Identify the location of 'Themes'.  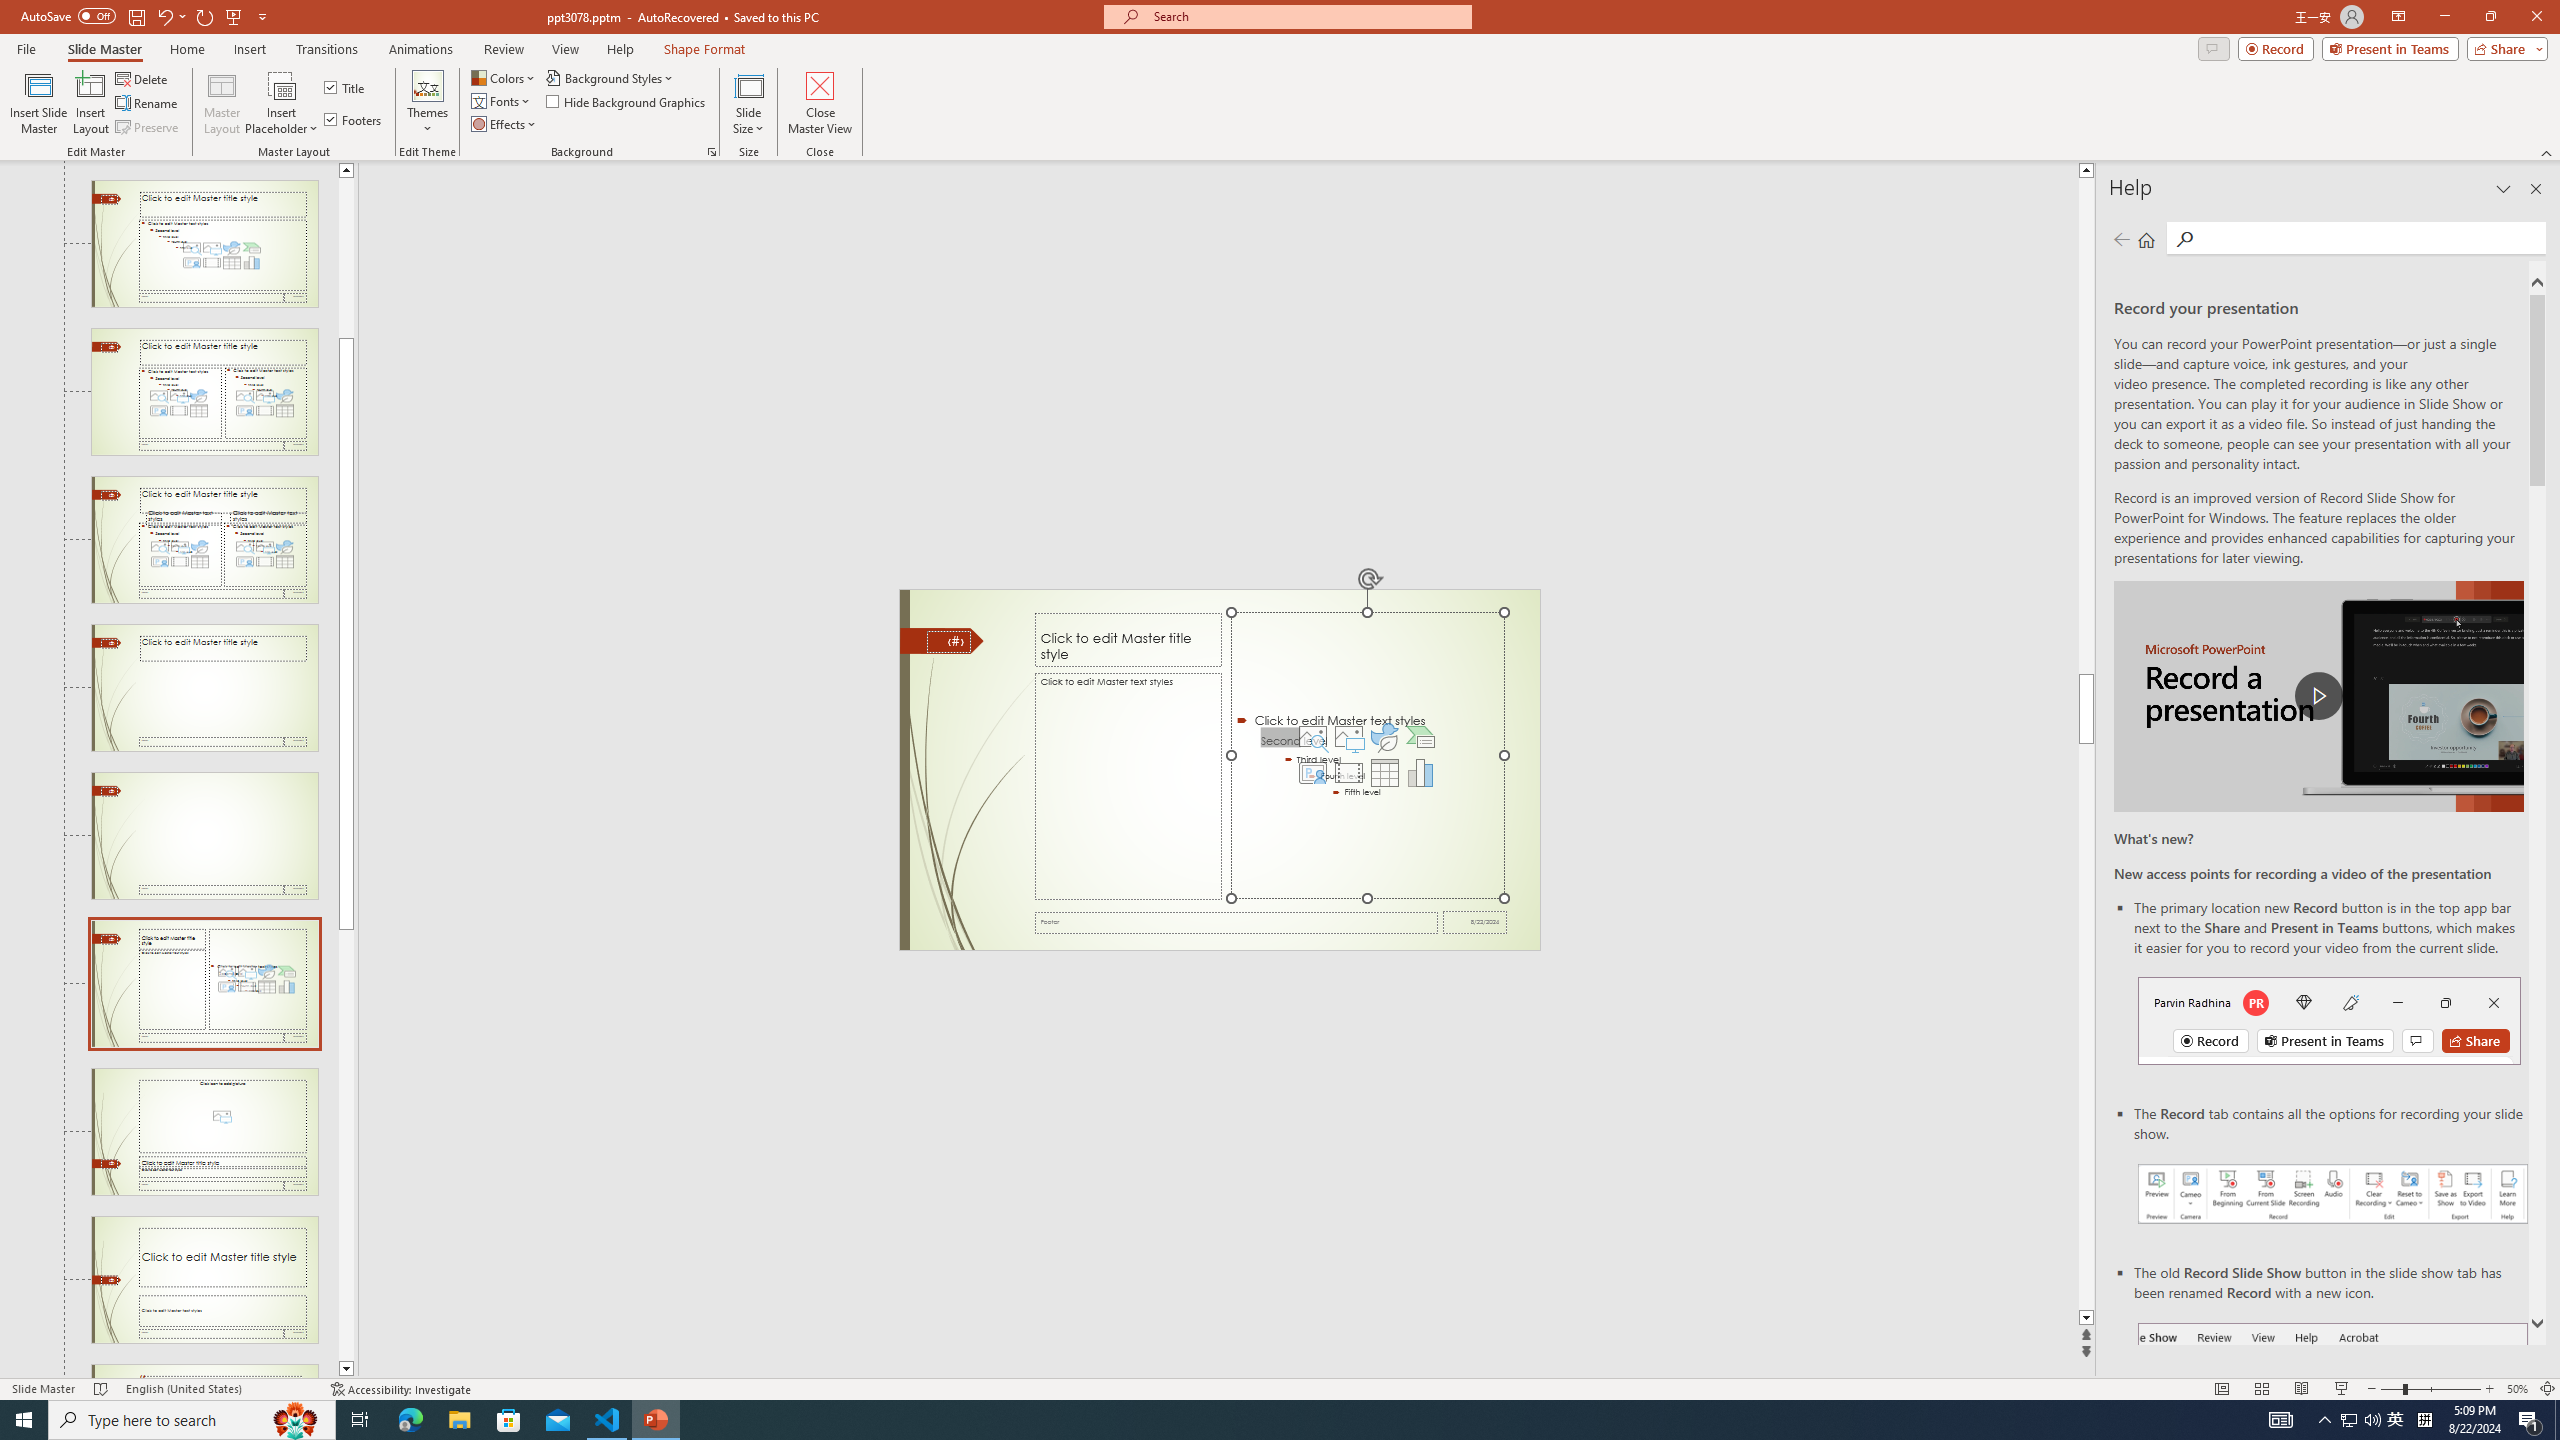
(427, 103).